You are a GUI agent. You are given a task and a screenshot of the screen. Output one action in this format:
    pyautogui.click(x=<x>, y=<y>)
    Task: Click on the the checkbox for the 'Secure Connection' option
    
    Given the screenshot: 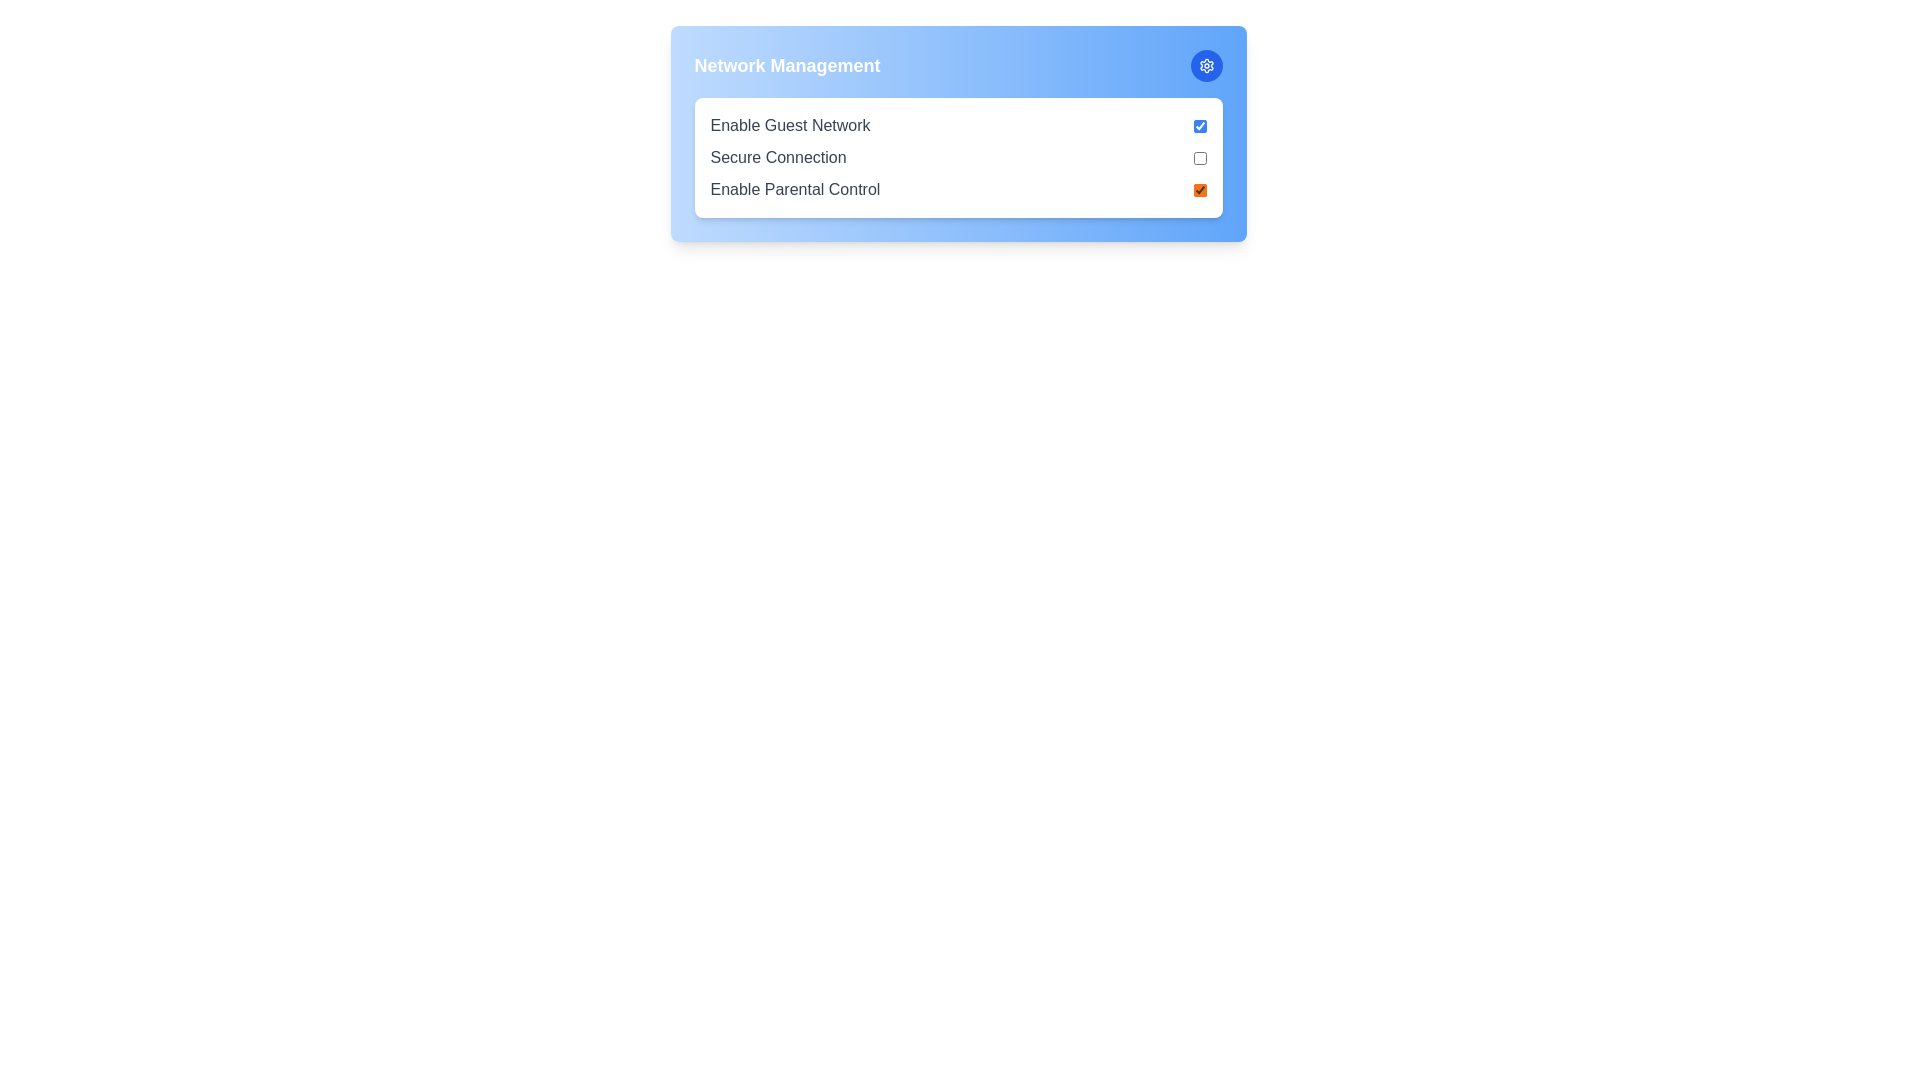 What is the action you would take?
    pyautogui.click(x=957, y=157)
    